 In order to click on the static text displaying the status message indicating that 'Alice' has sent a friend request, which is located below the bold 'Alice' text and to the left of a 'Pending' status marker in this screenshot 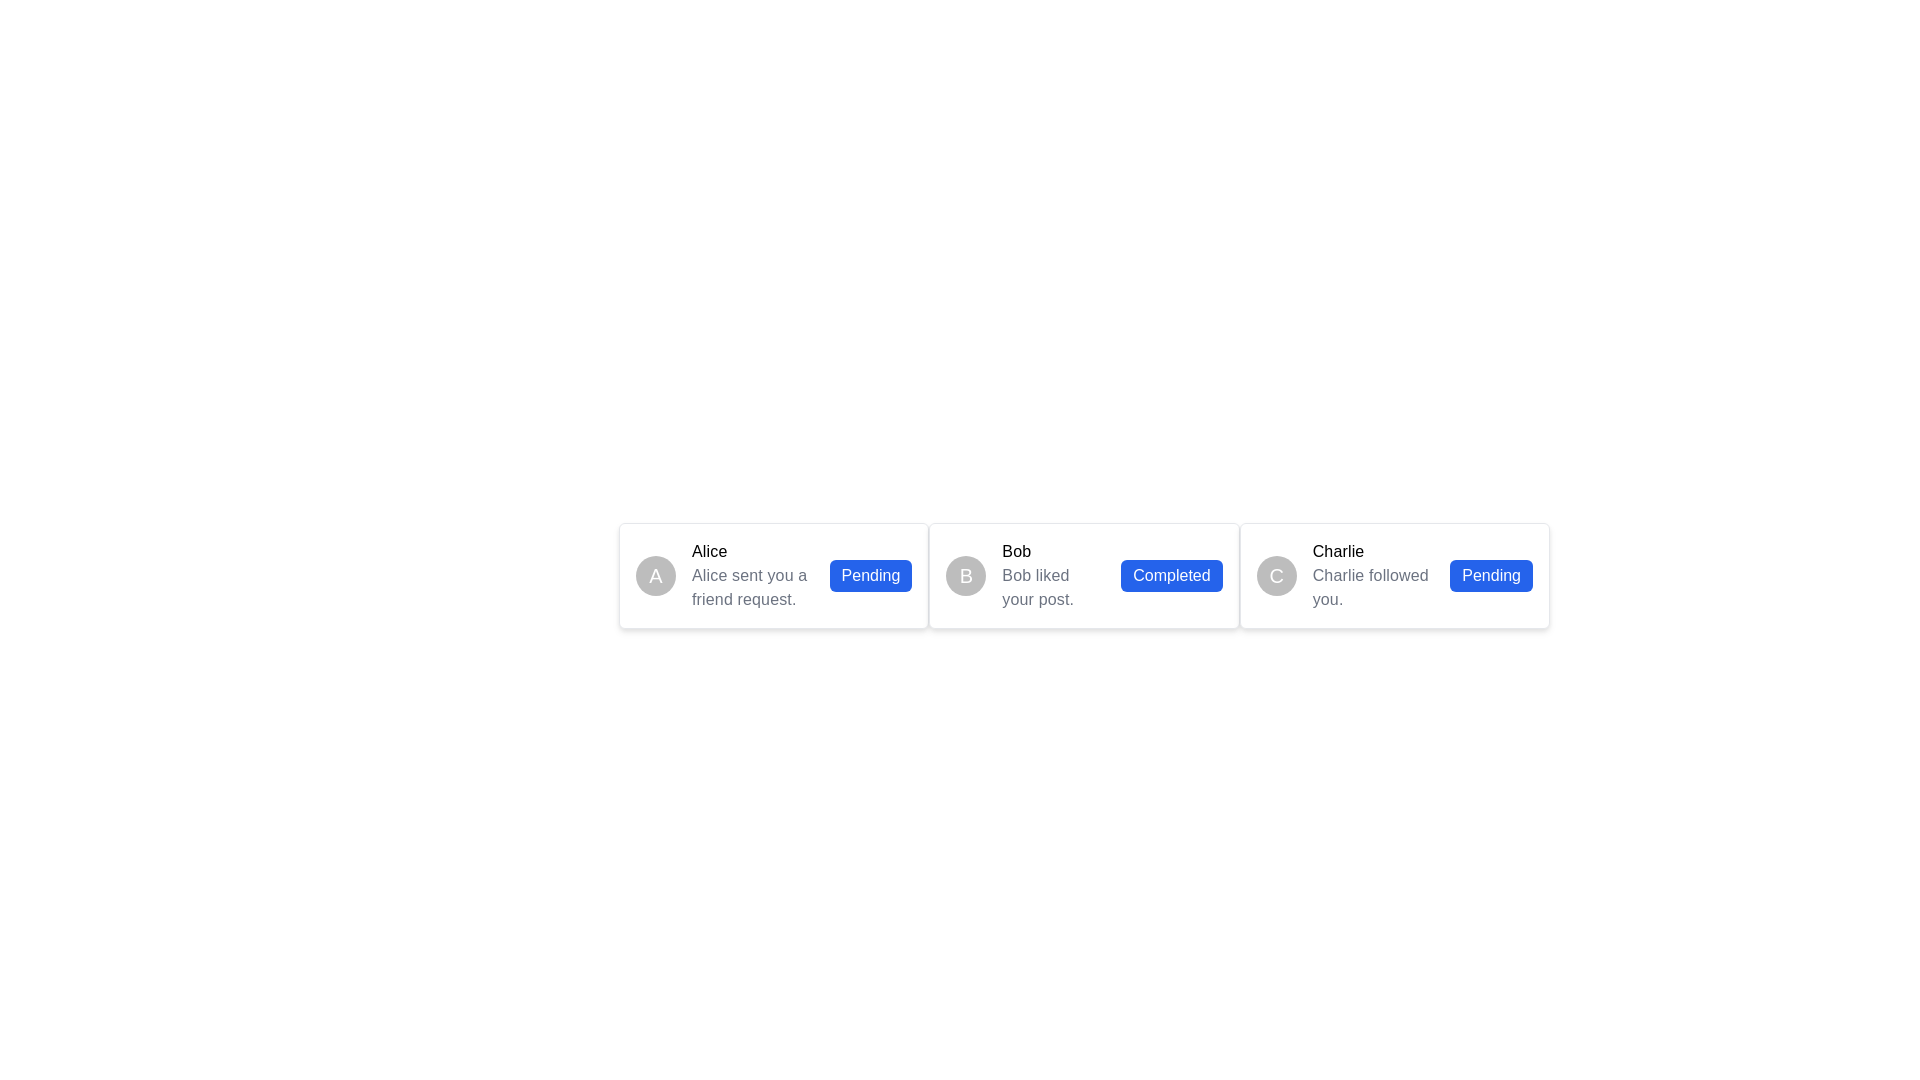, I will do `click(751, 586)`.